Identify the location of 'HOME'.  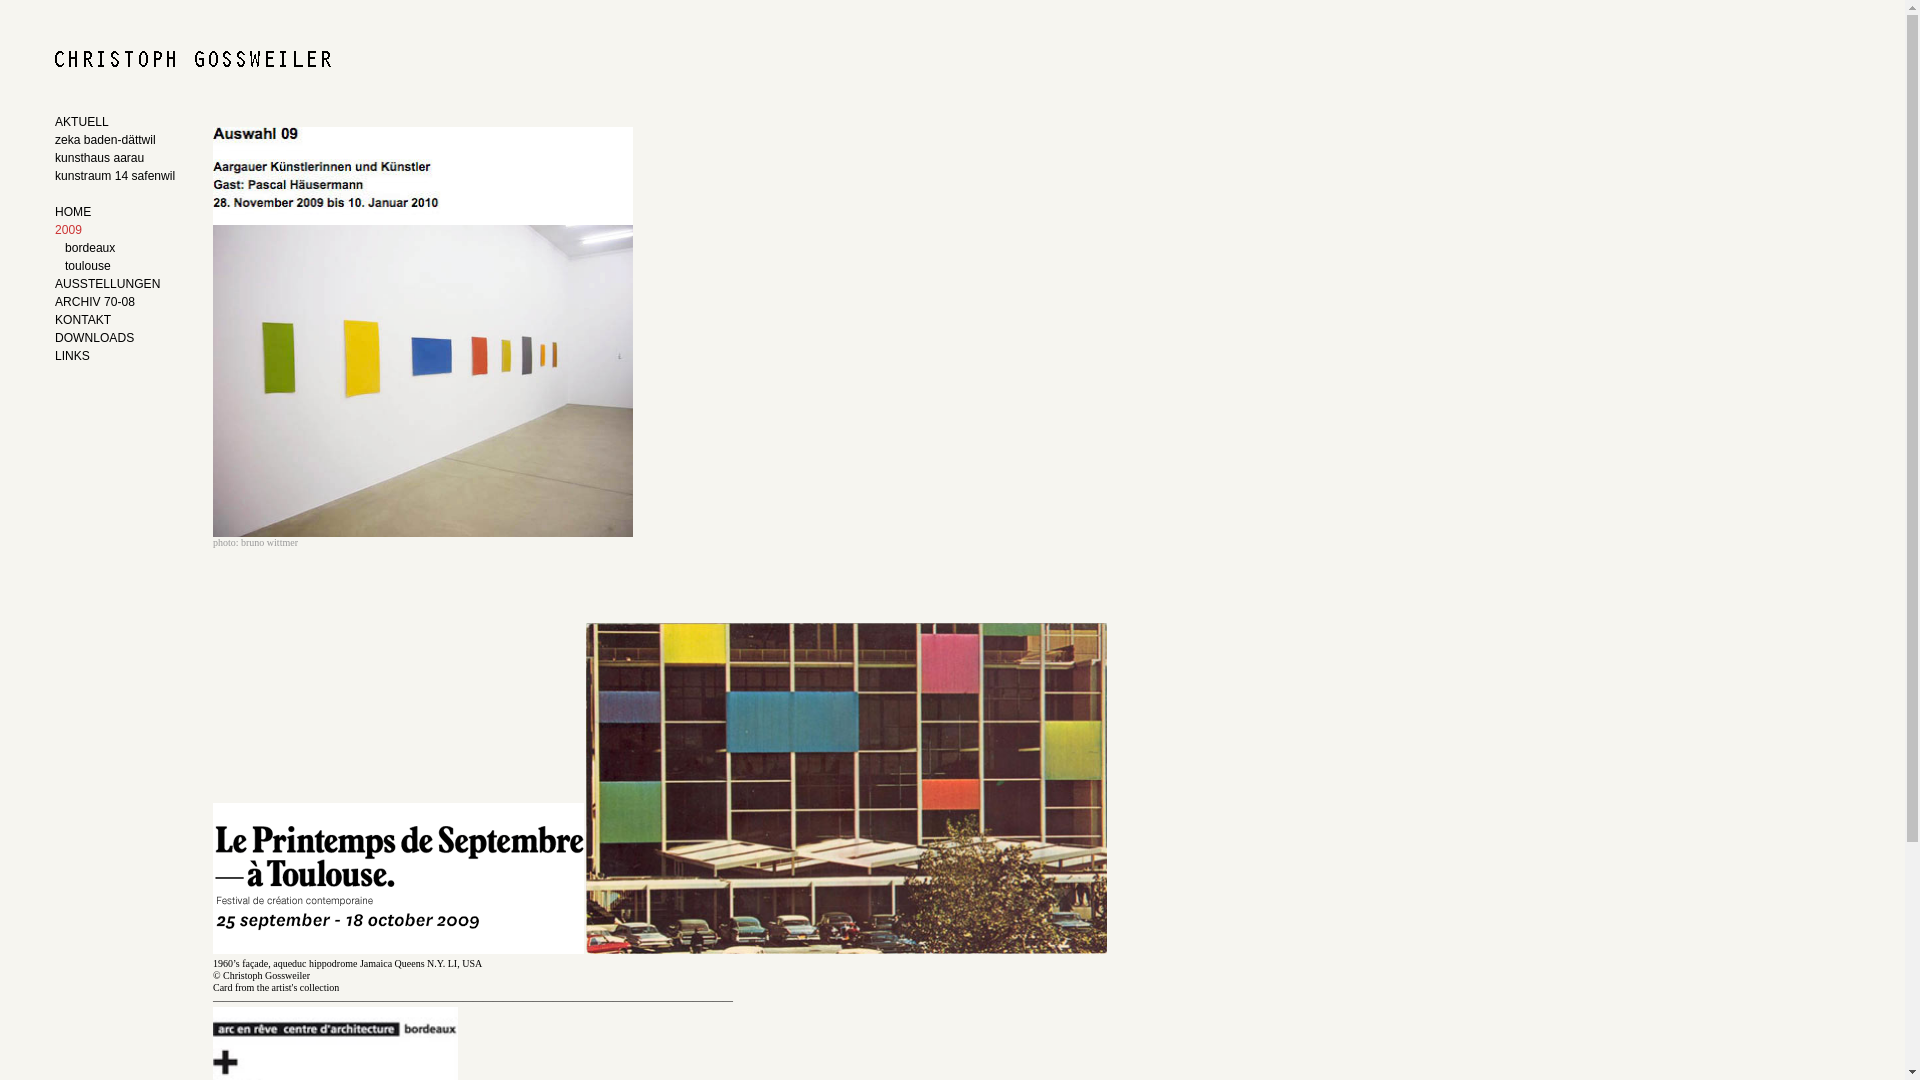
(116, 213).